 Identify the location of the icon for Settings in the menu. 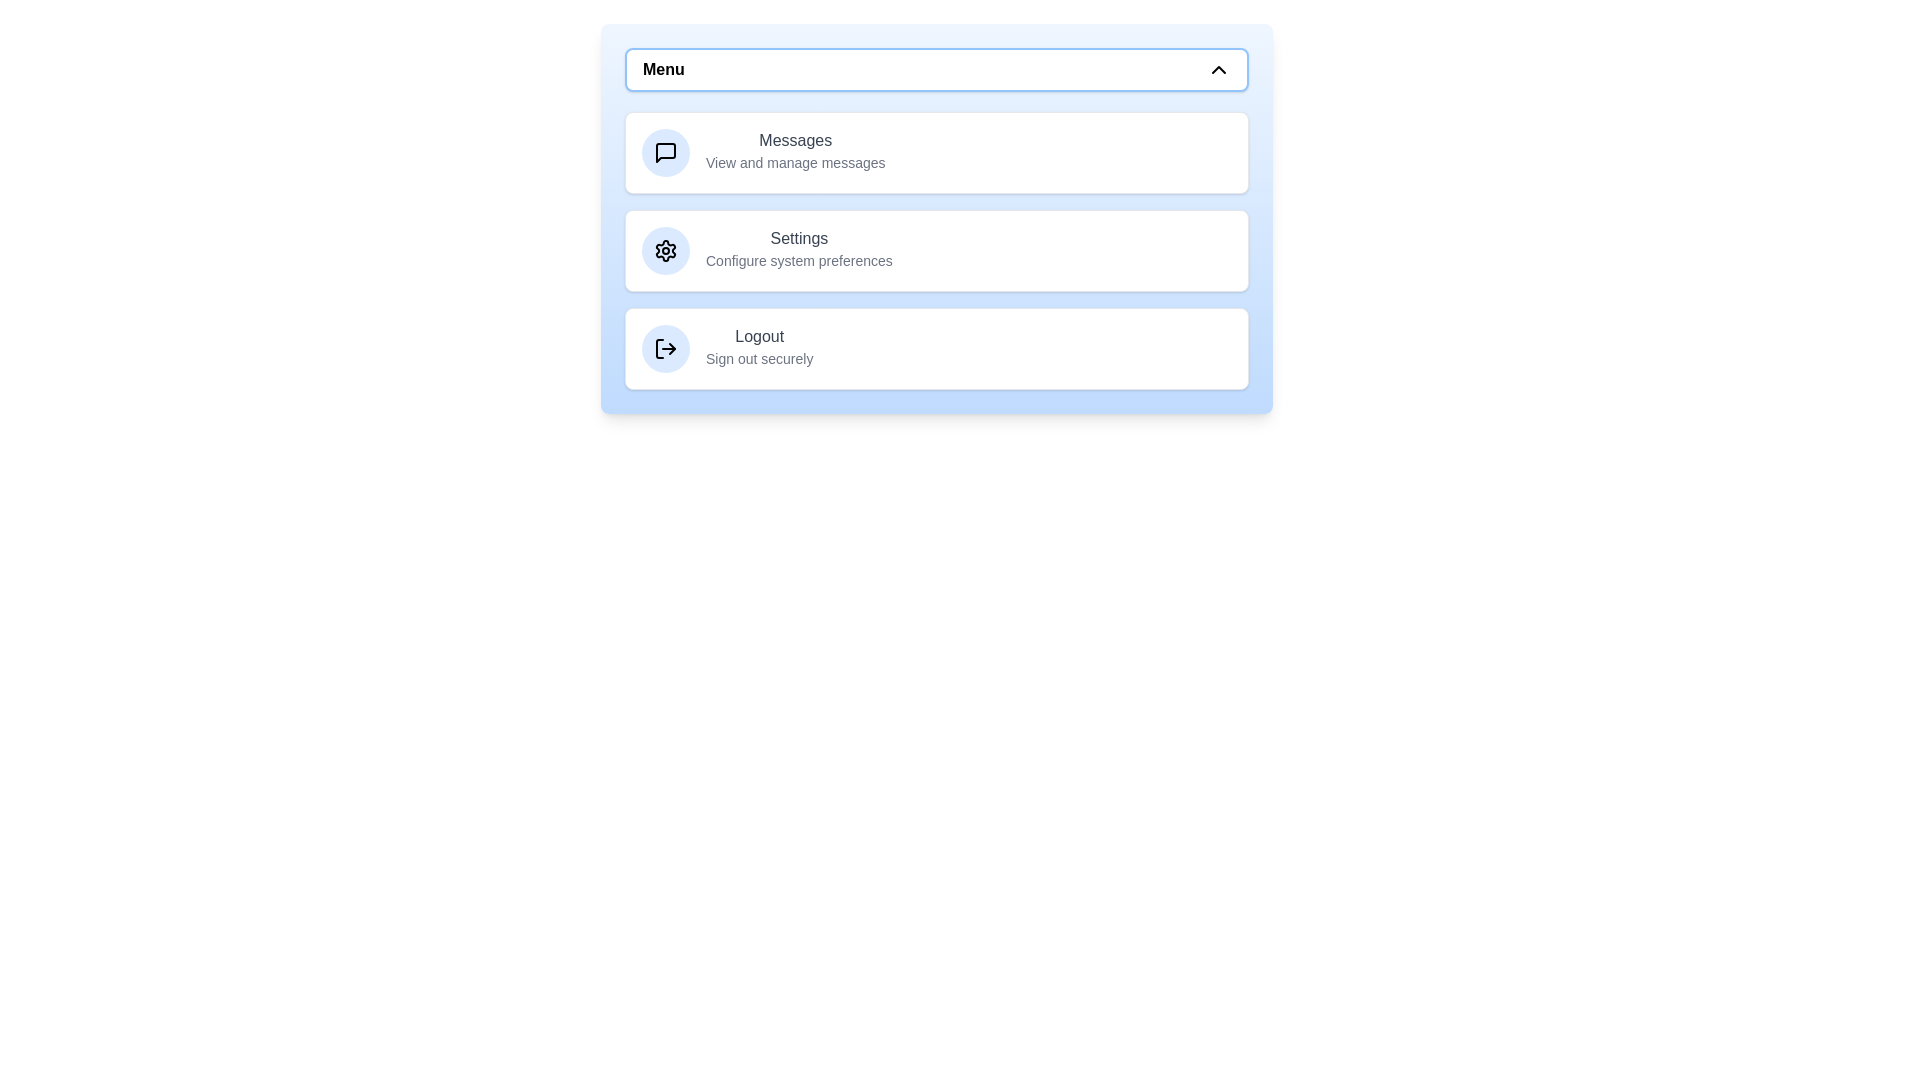
(666, 249).